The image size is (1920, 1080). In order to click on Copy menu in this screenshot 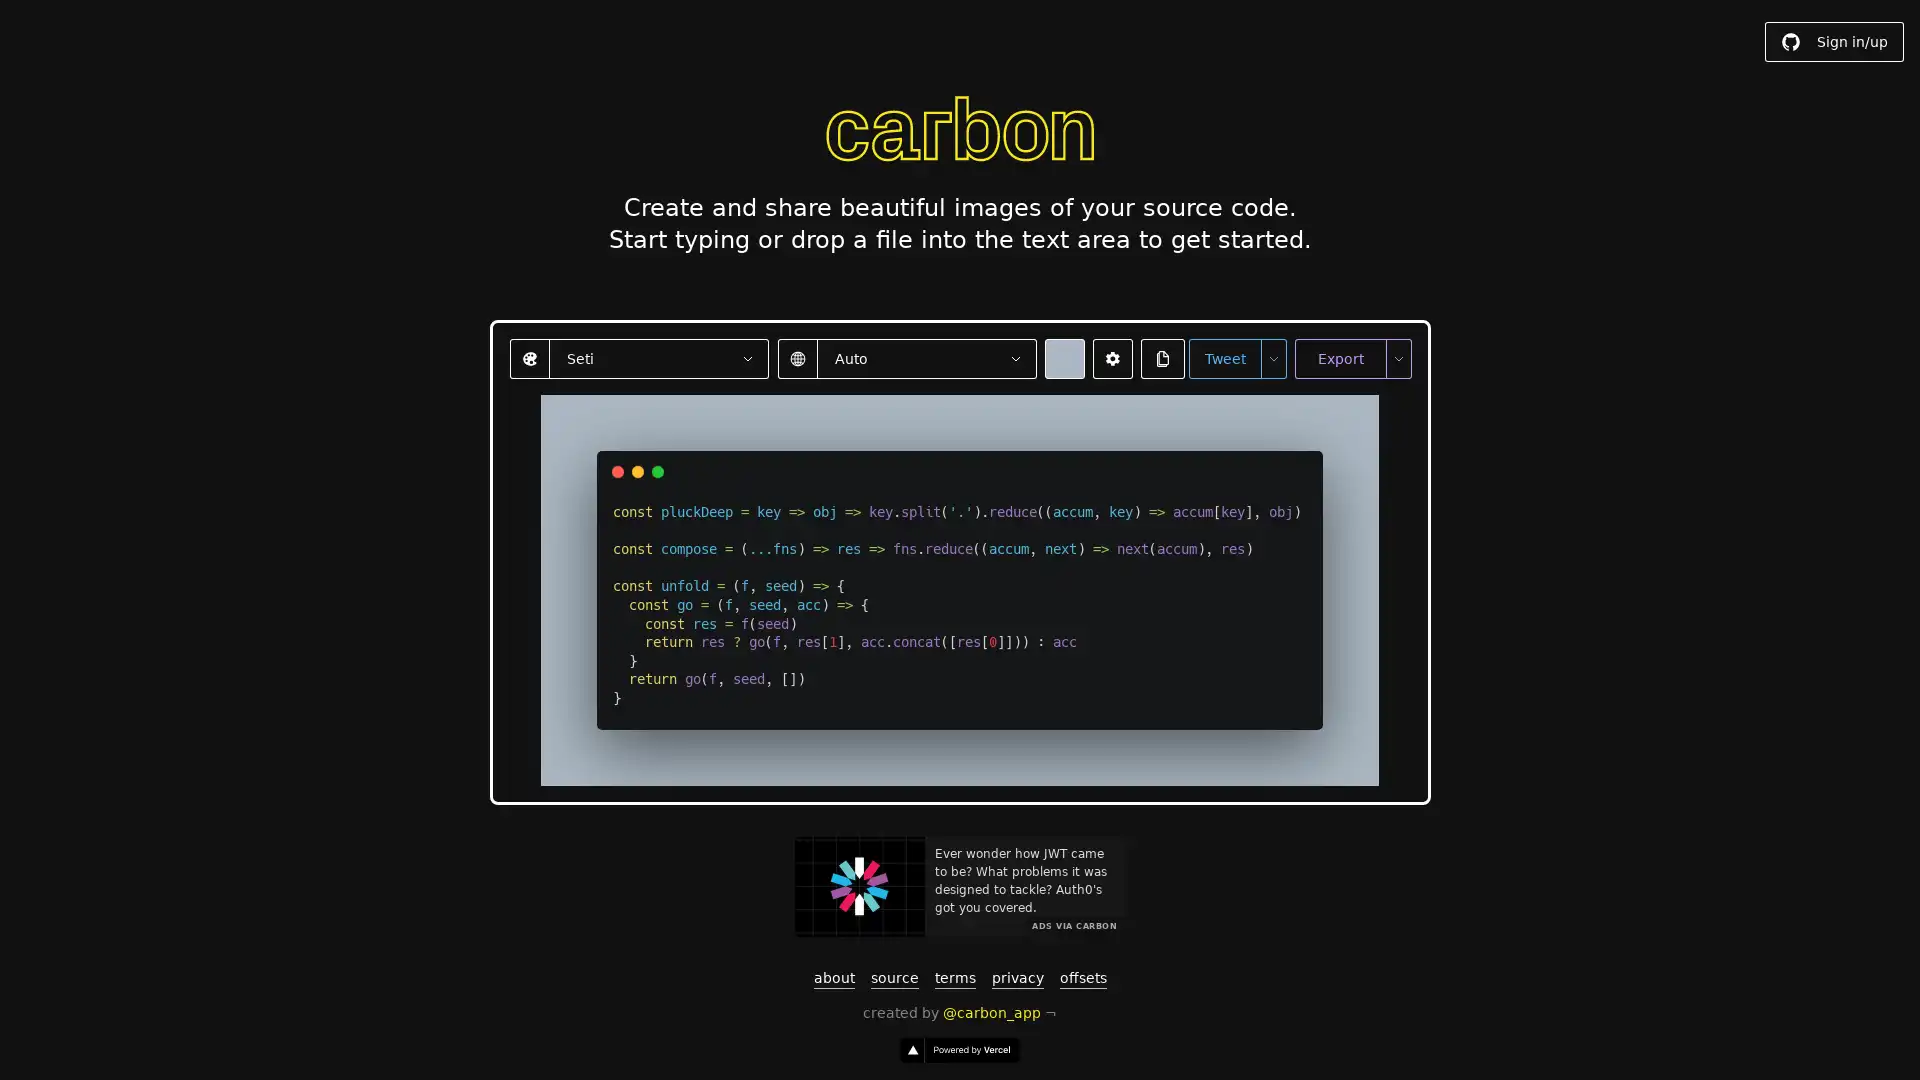, I will do `click(1162, 357)`.